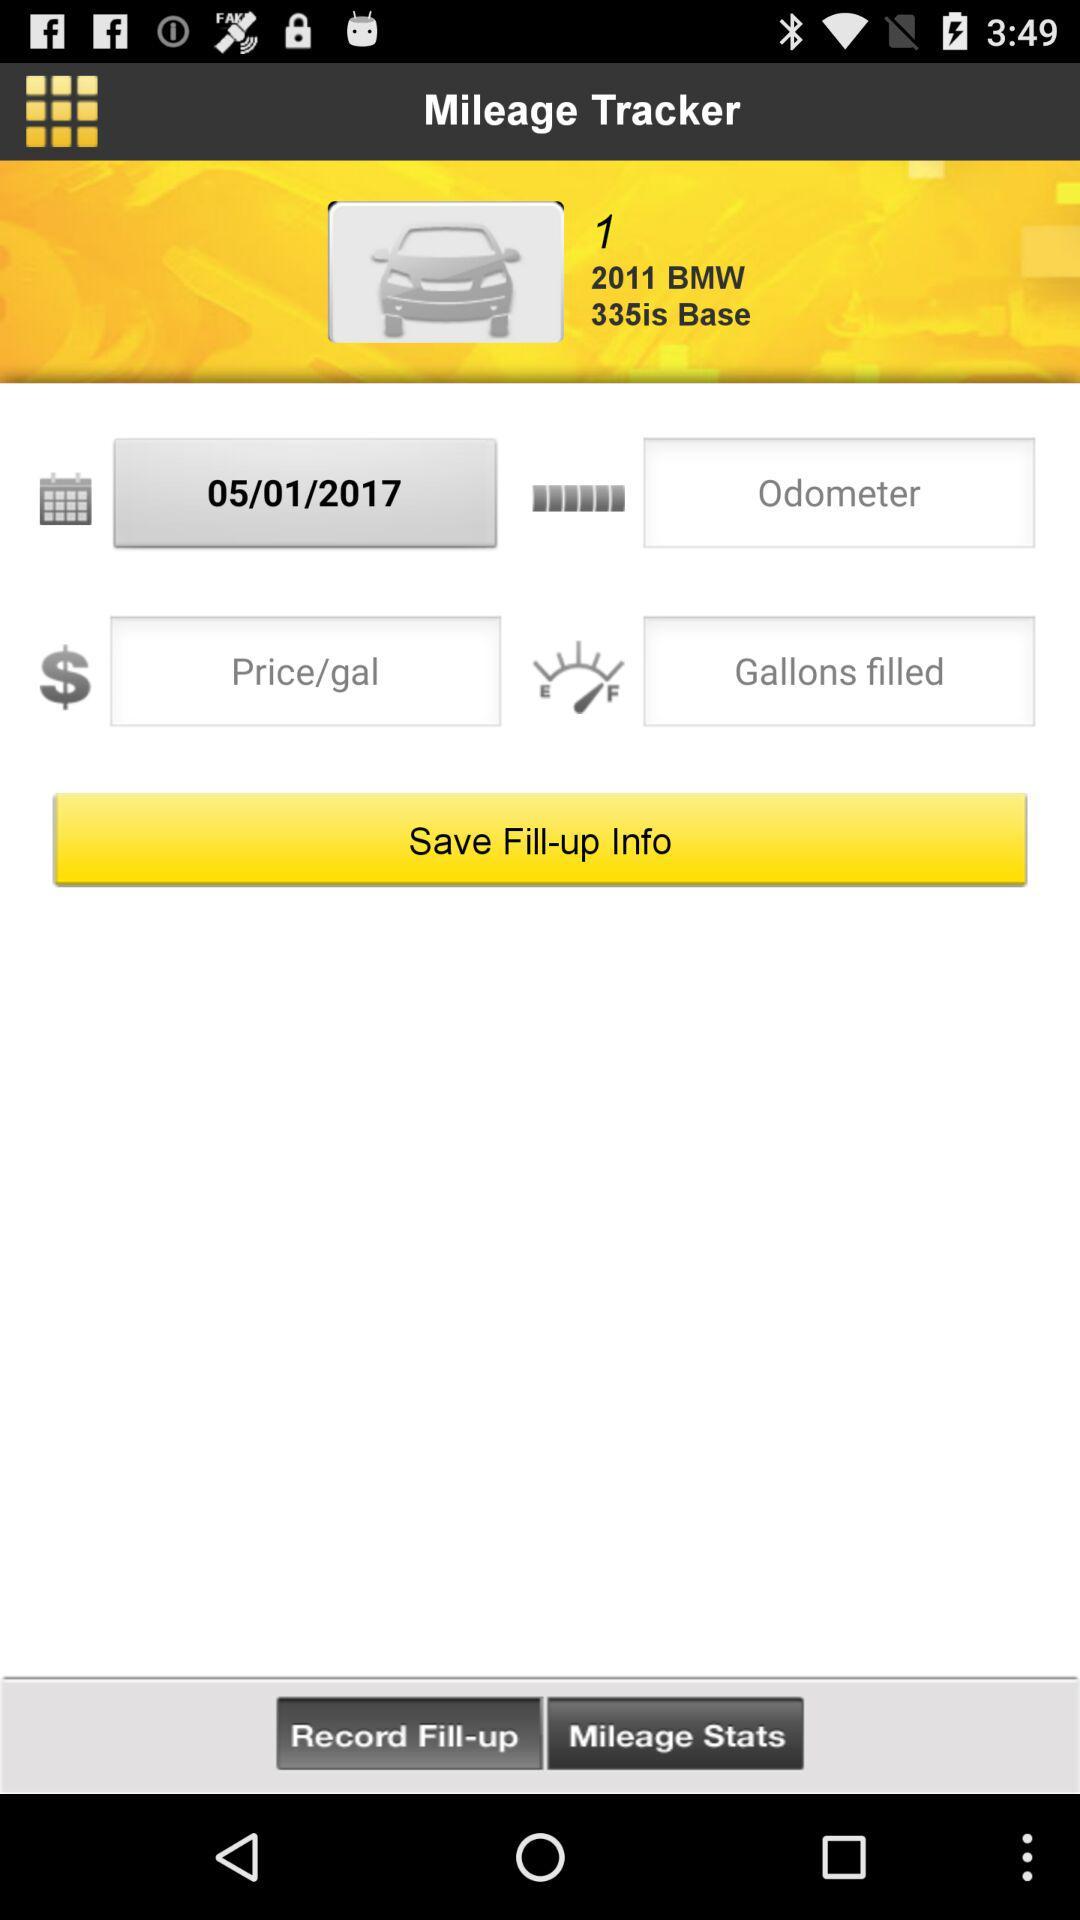 The width and height of the screenshot is (1080, 1920). What do you see at coordinates (60, 110) in the screenshot?
I see `icon next to the mileage tracker icon` at bounding box center [60, 110].